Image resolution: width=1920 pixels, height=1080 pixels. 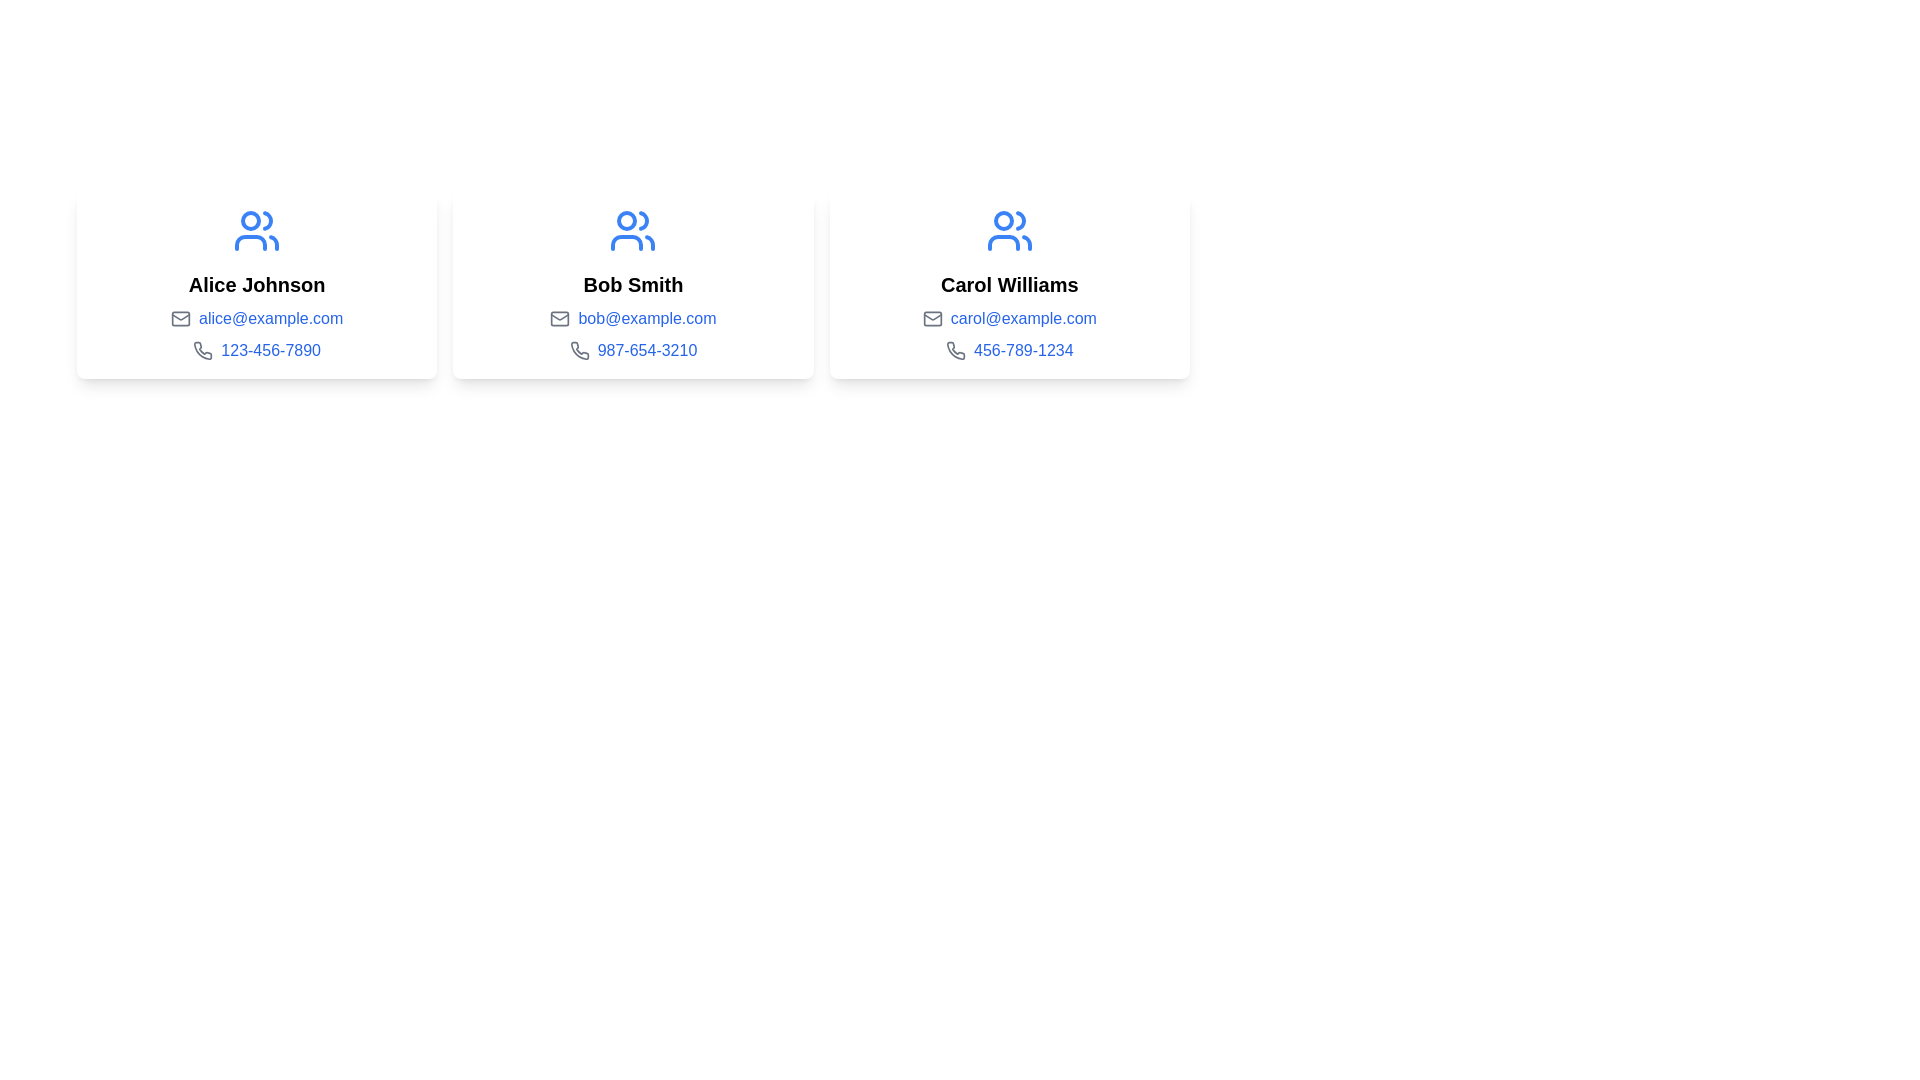 What do you see at coordinates (256, 285) in the screenshot?
I see `text label displaying 'Alice Johnson' prominently in the card layout, positioned below the user icon and above the email and phone number` at bounding box center [256, 285].